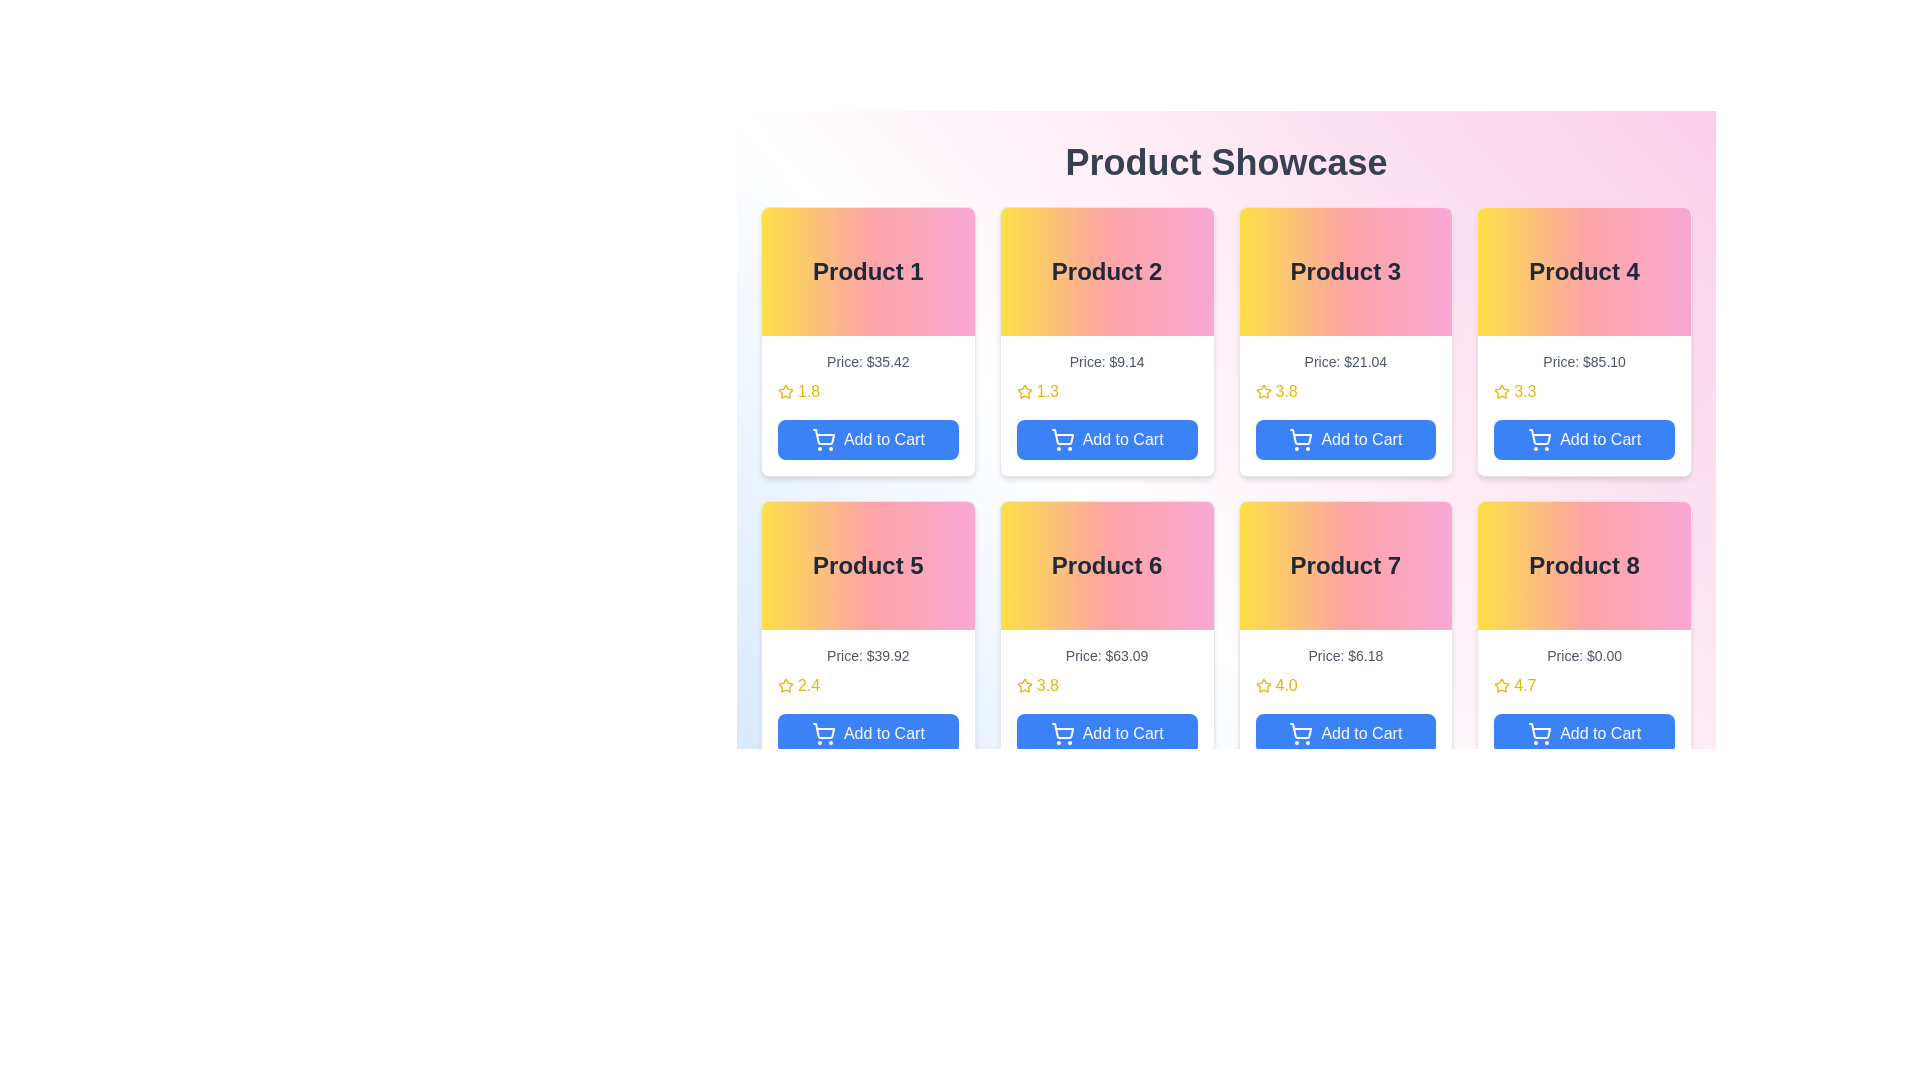  What do you see at coordinates (1583, 566) in the screenshot?
I see `the header label displaying 'Product 8' in the bottom-right corner of the product card grid` at bounding box center [1583, 566].